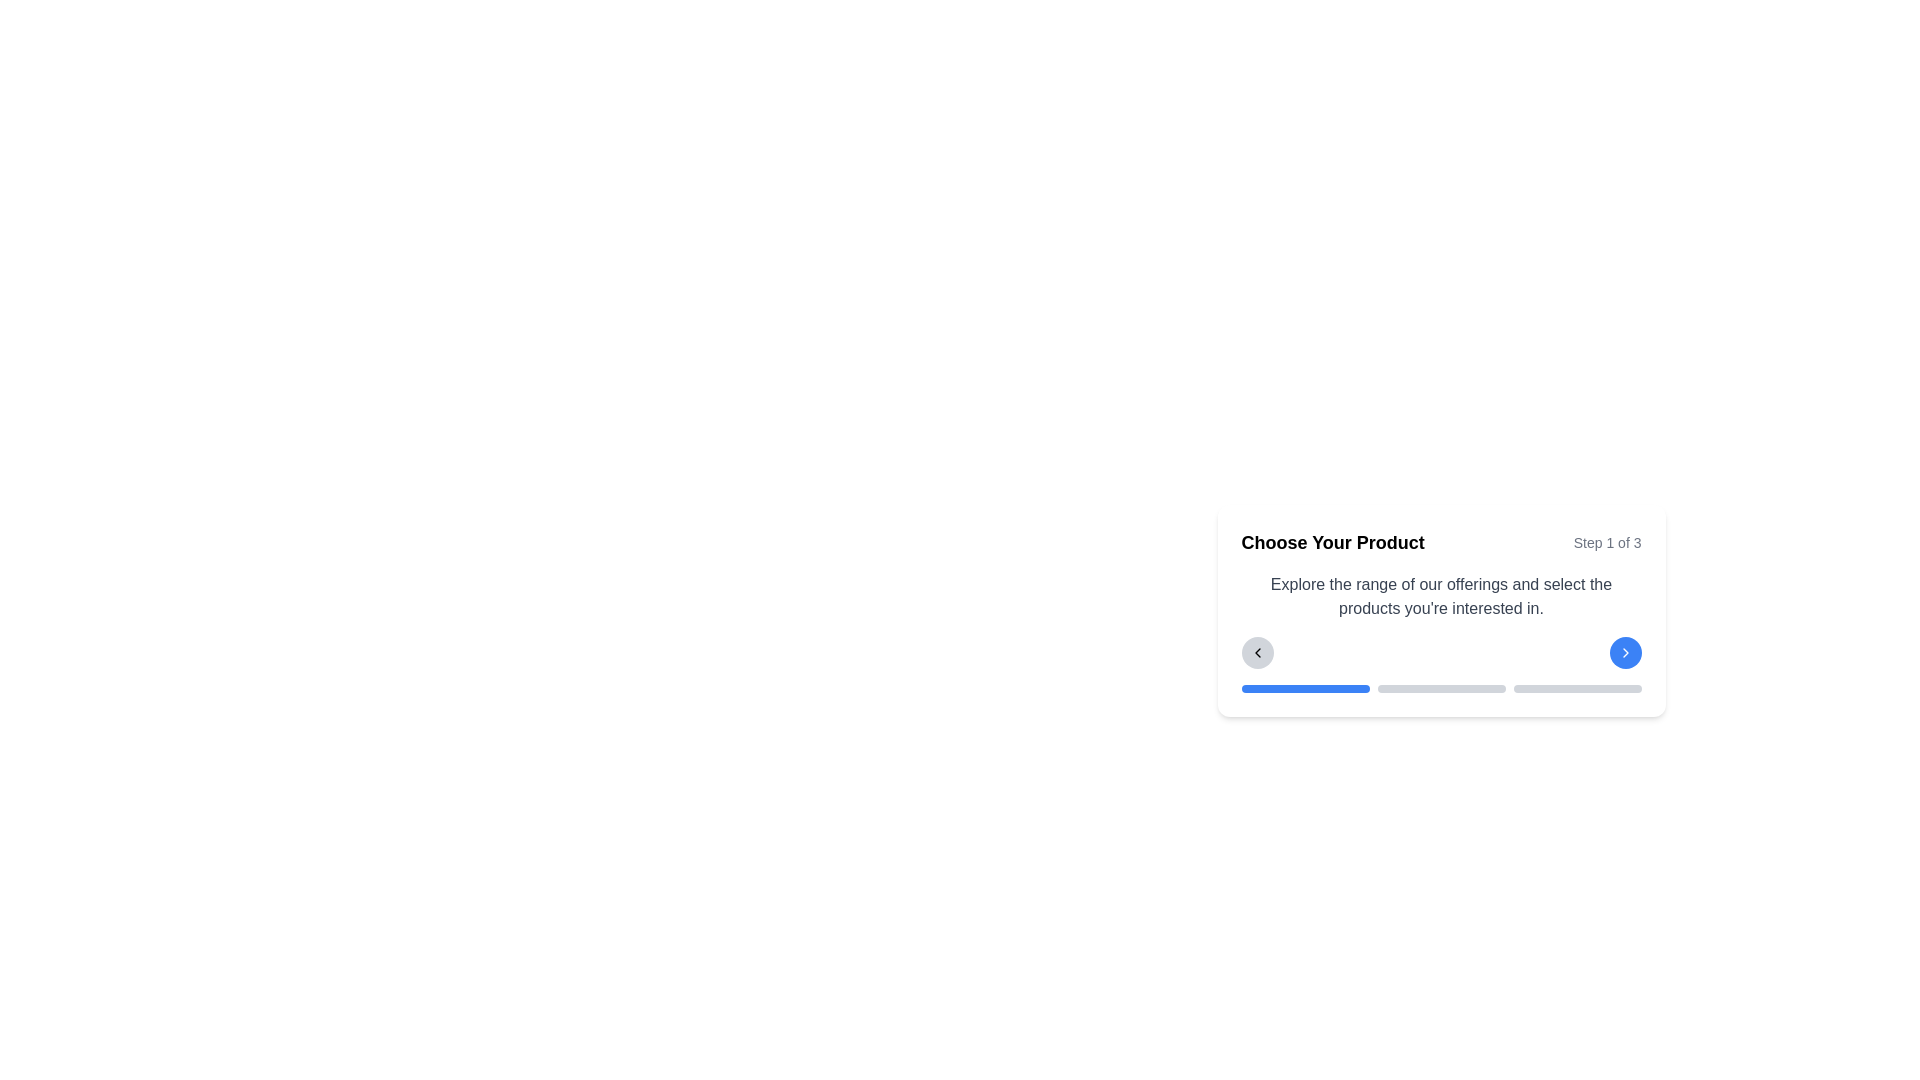 This screenshot has width=1920, height=1080. I want to click on the third and last bar of the progress indicator located below the 'Choose Your Product' text and near the navigation buttons, so click(1576, 688).